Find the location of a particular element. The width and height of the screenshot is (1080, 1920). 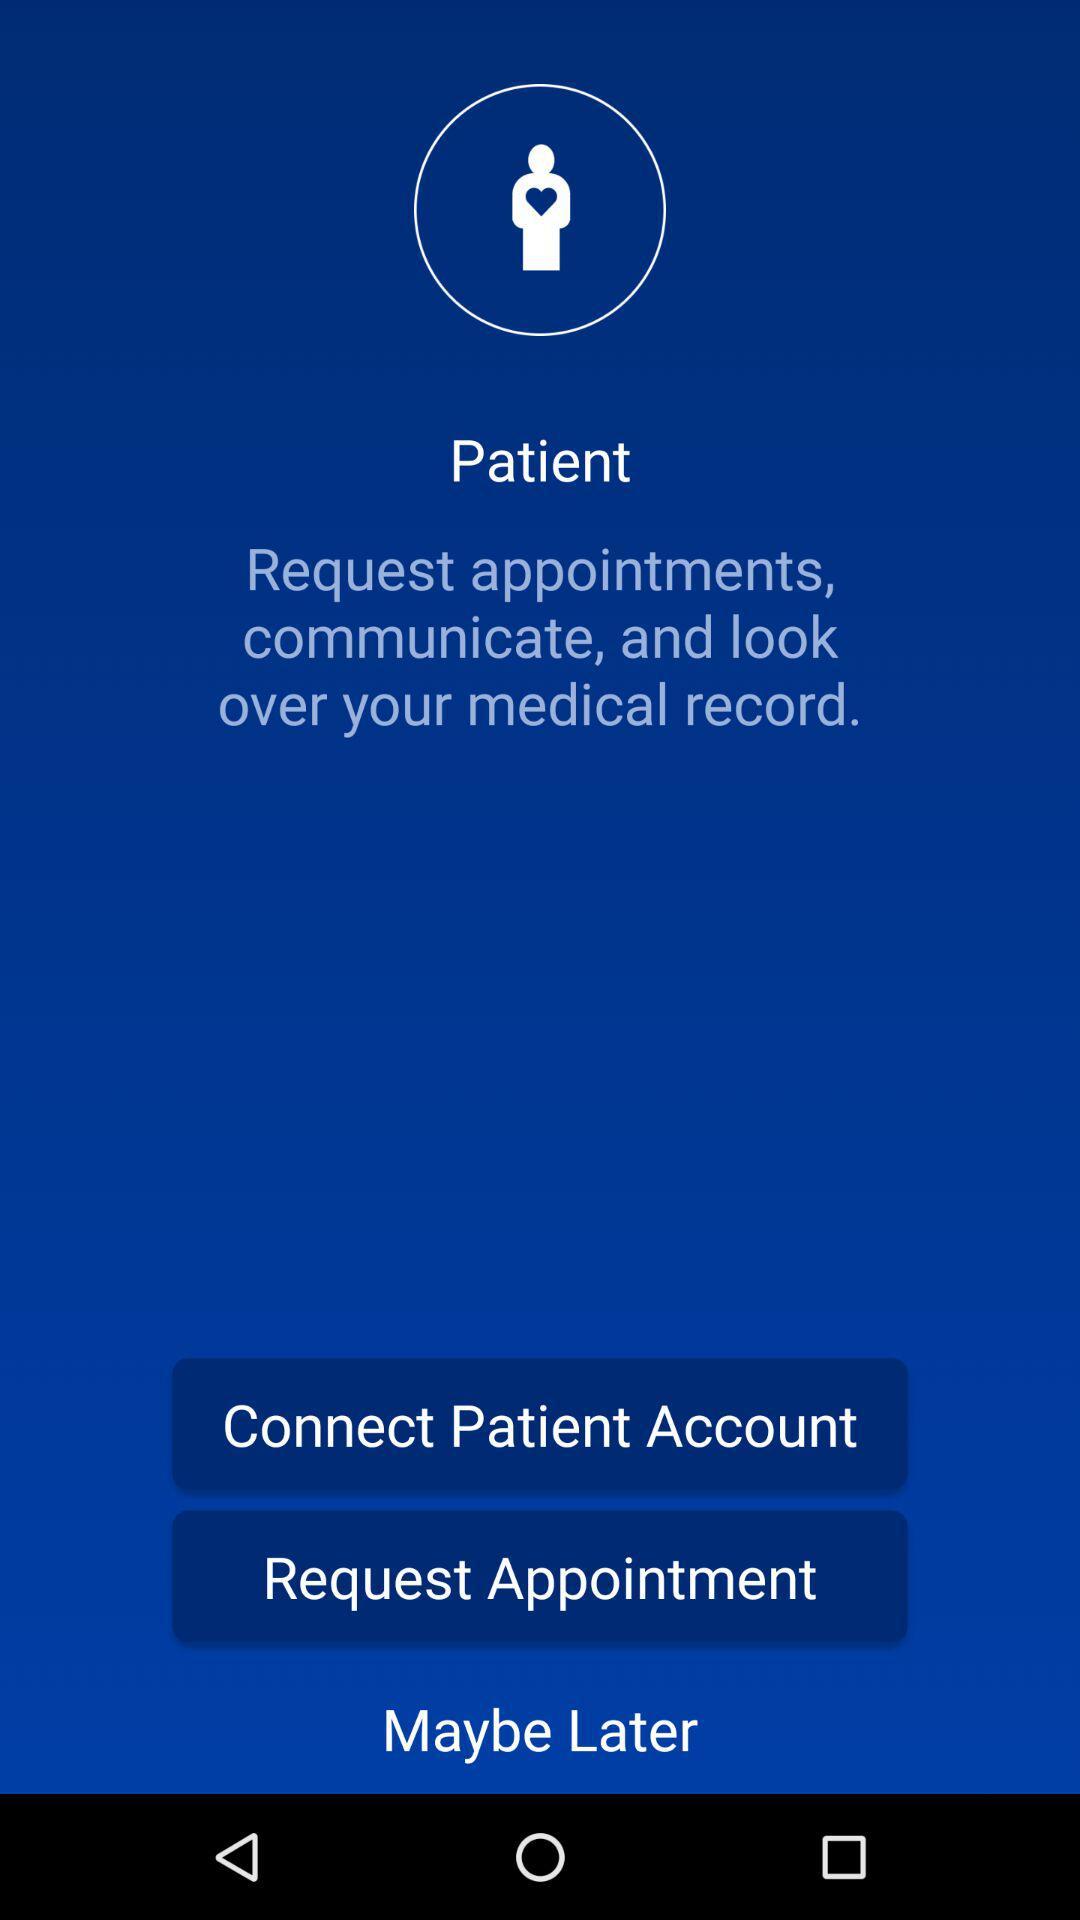

icon below request appointment item is located at coordinates (540, 1727).